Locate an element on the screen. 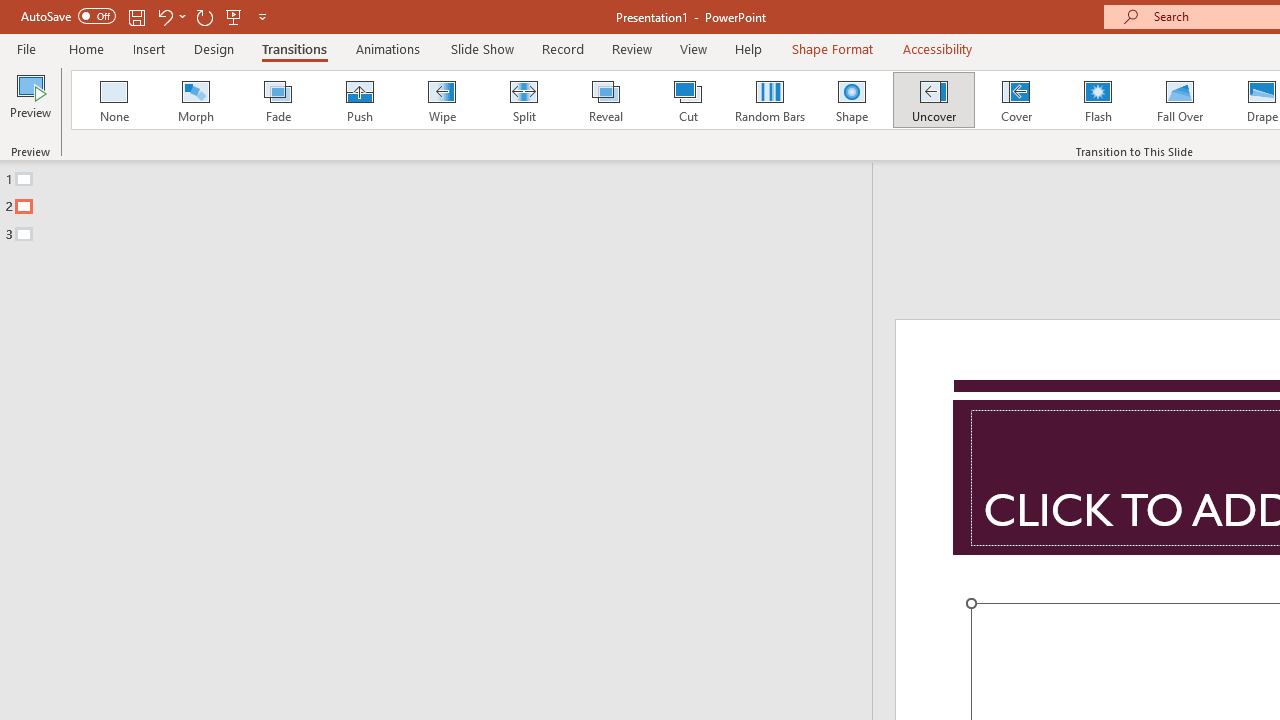 The width and height of the screenshot is (1280, 720). 'Fade' is located at coordinates (276, 100).